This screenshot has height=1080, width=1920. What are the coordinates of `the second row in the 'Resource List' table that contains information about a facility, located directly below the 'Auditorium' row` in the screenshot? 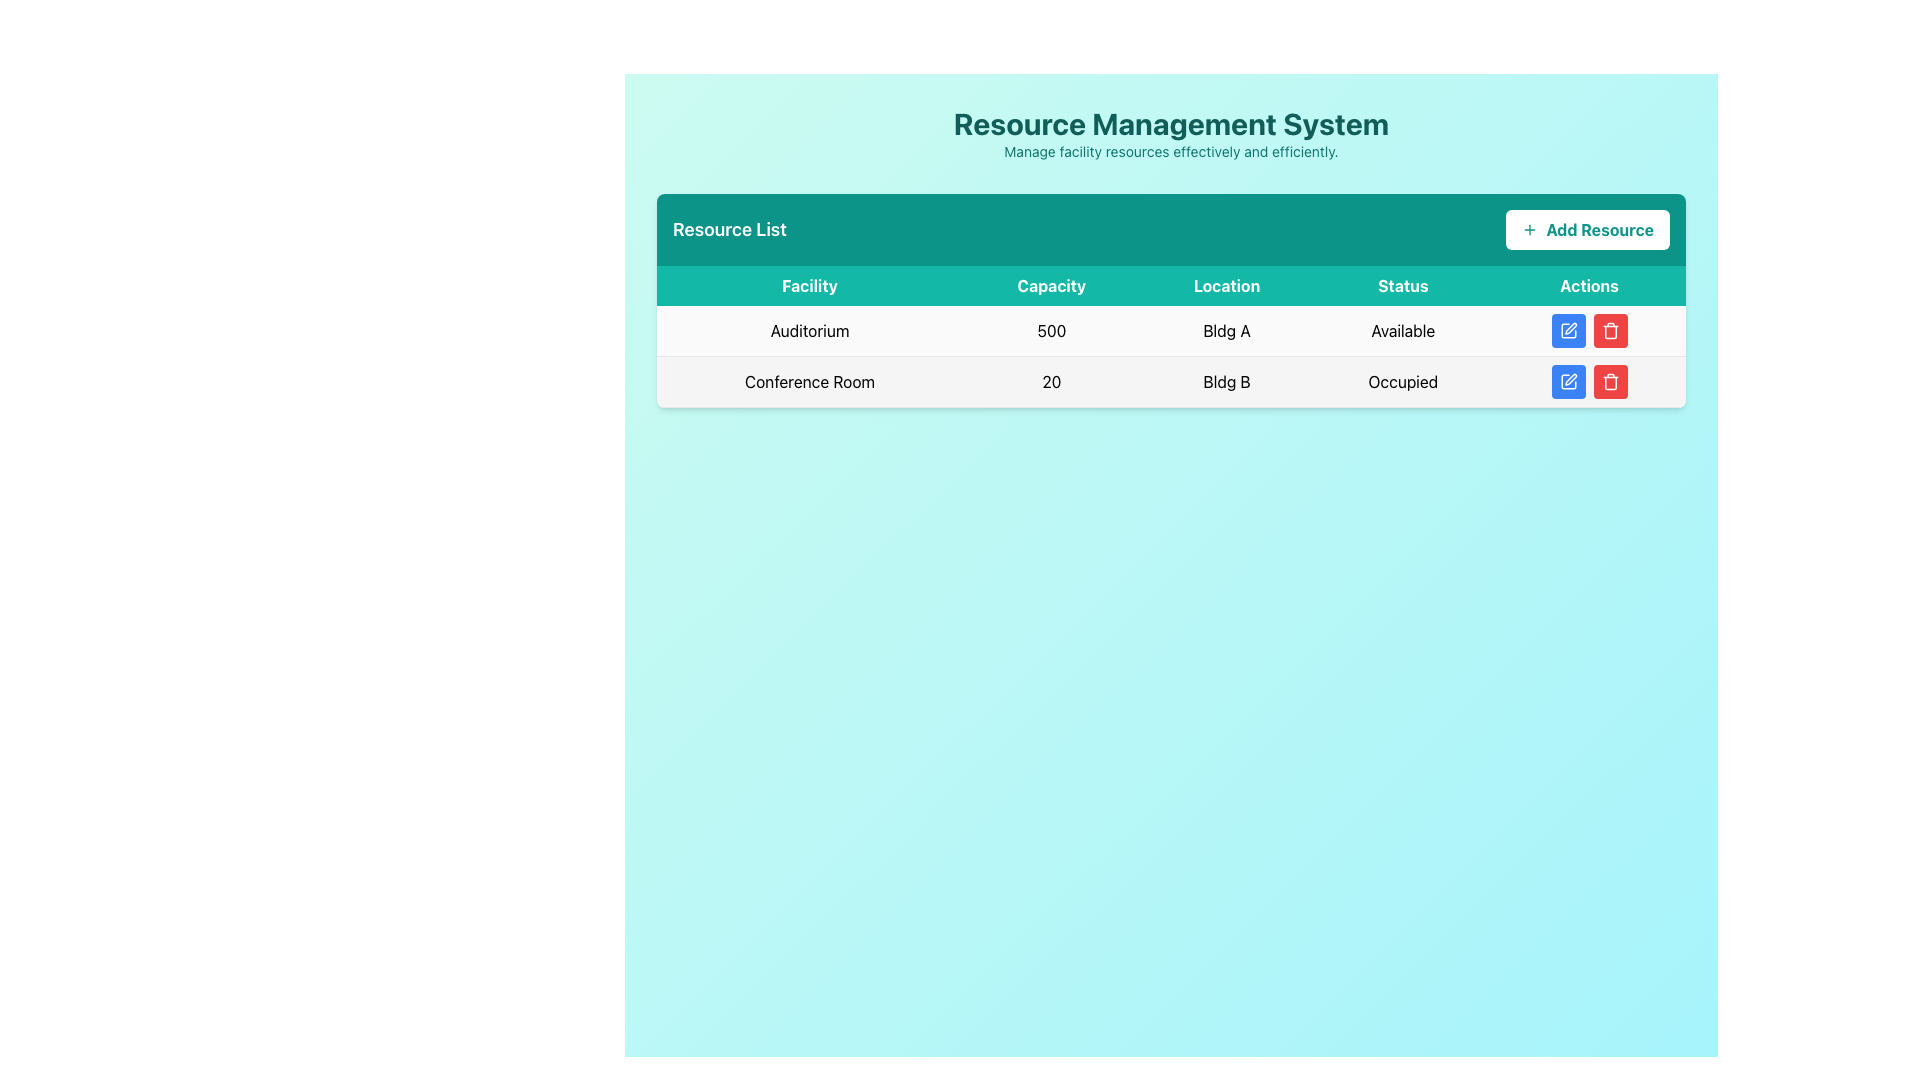 It's located at (1171, 381).